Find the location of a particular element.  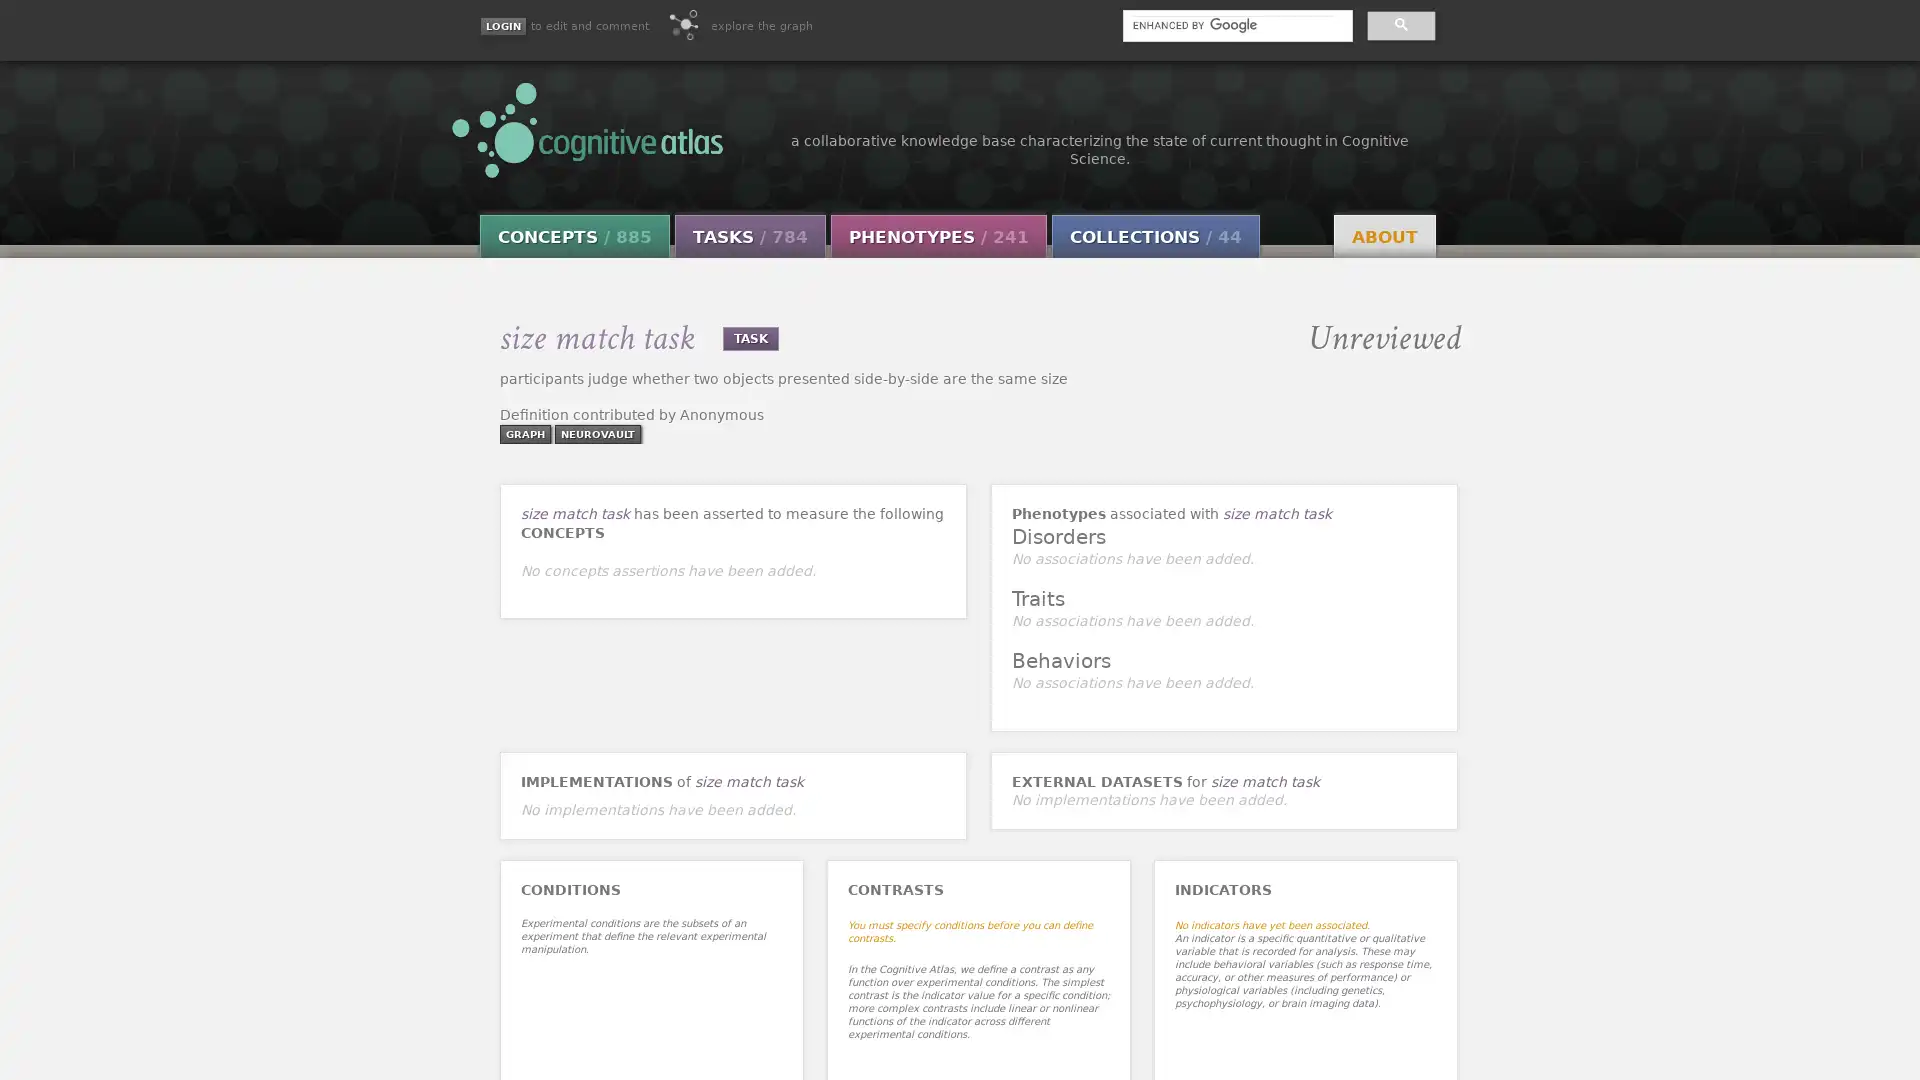

GRAPH is located at coordinates (524, 433).